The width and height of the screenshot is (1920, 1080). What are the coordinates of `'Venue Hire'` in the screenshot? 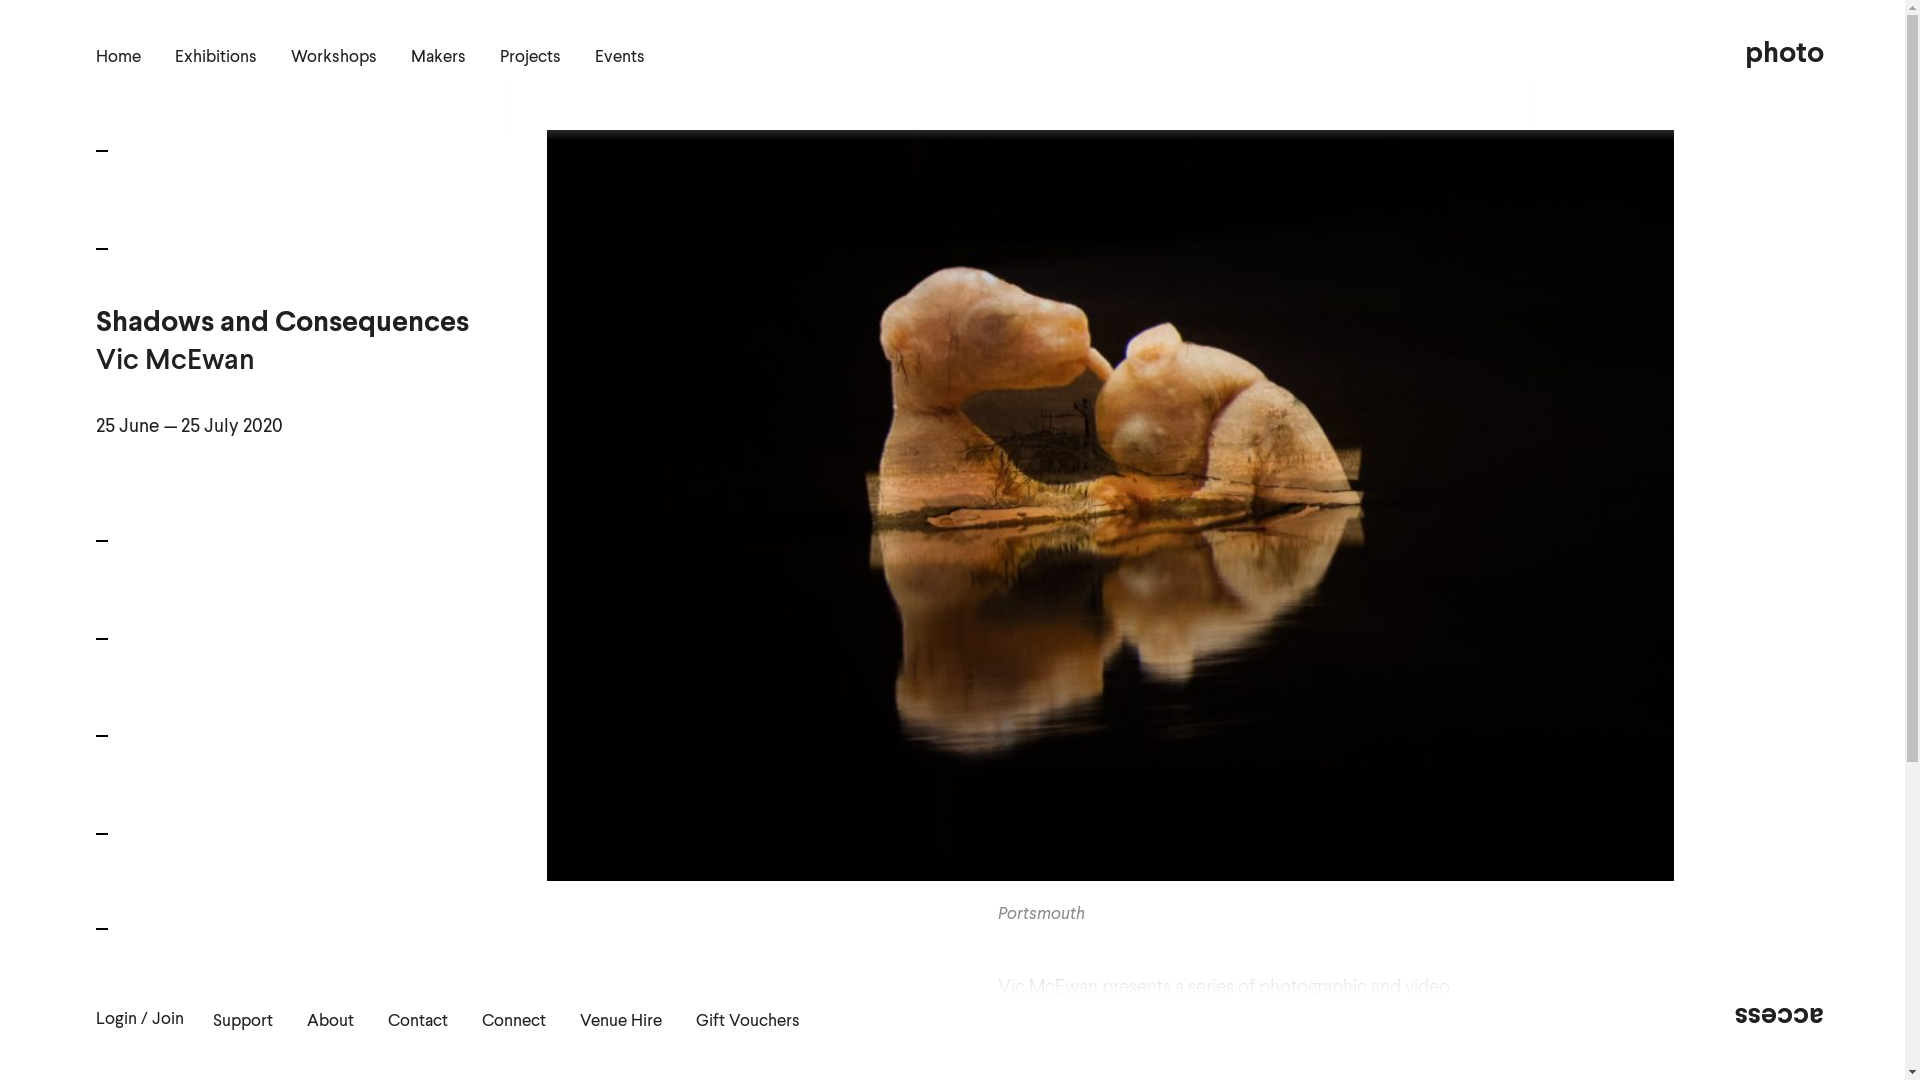 It's located at (619, 1021).